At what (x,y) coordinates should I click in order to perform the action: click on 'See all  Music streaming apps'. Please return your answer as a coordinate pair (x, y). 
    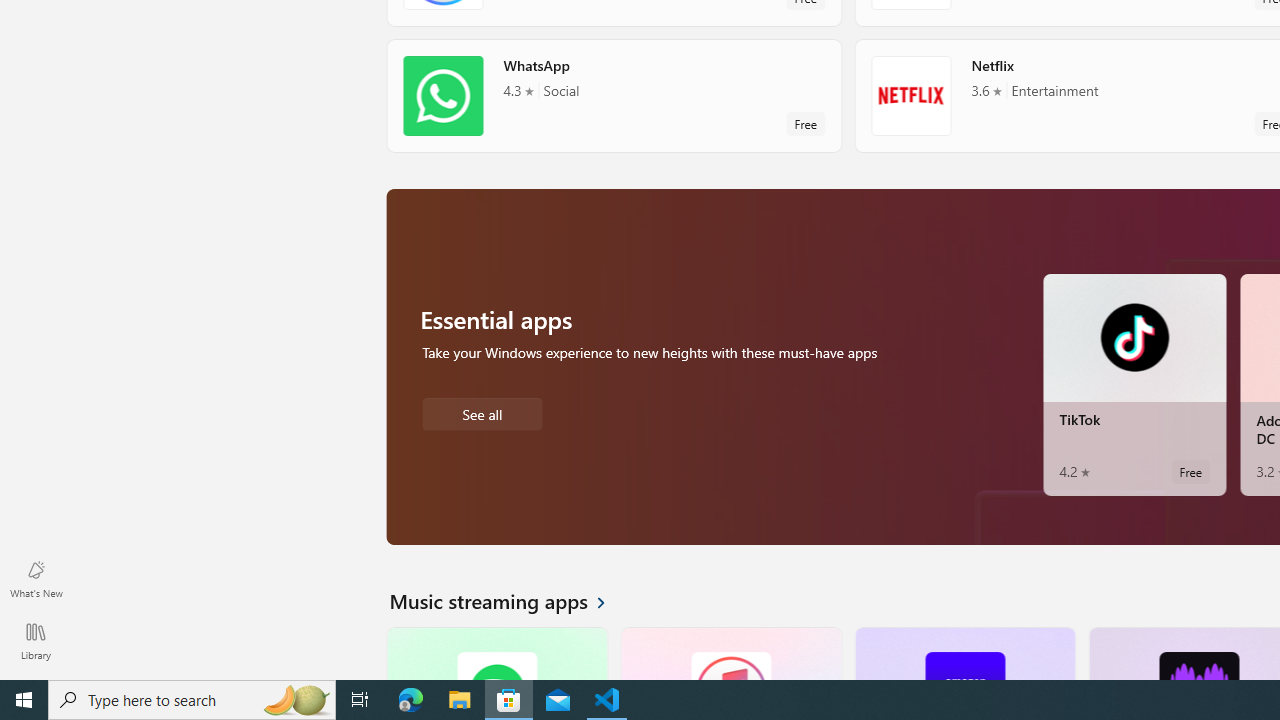
    Looking at the image, I should click on (509, 599).